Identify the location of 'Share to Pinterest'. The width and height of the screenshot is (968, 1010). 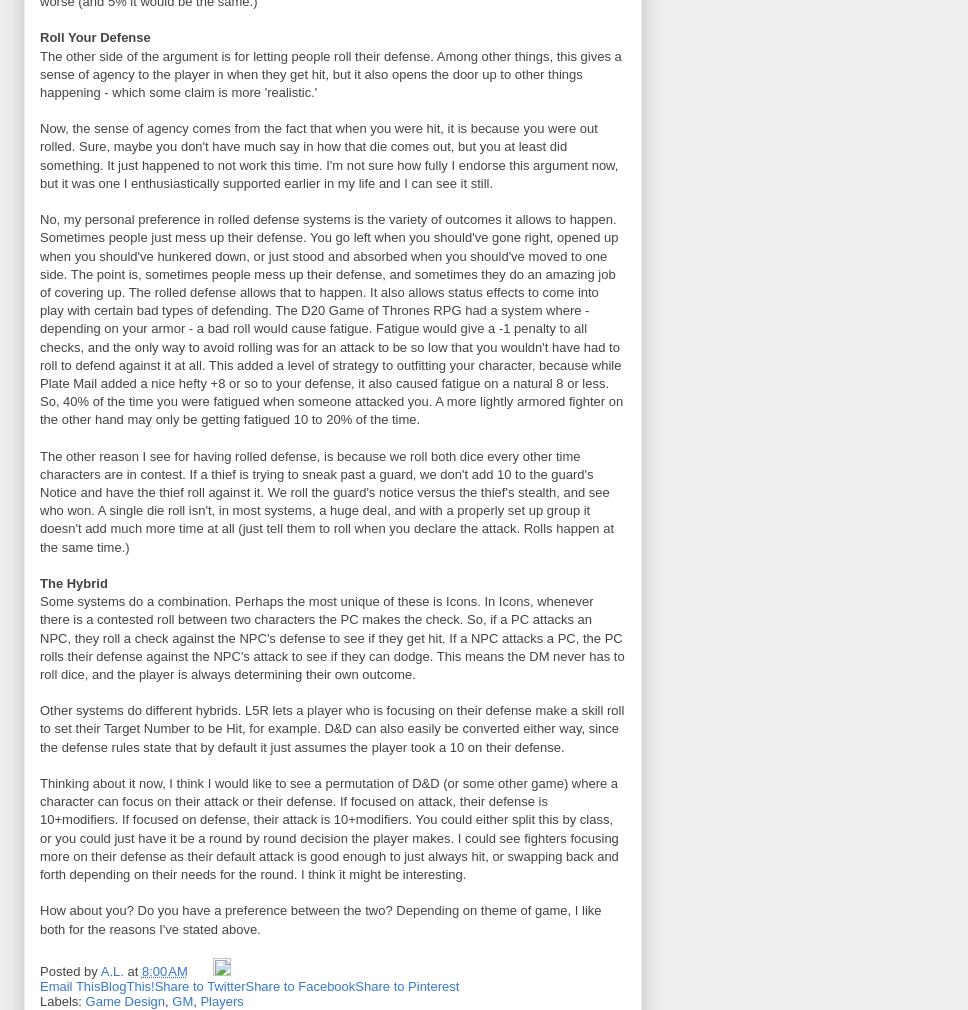
(407, 986).